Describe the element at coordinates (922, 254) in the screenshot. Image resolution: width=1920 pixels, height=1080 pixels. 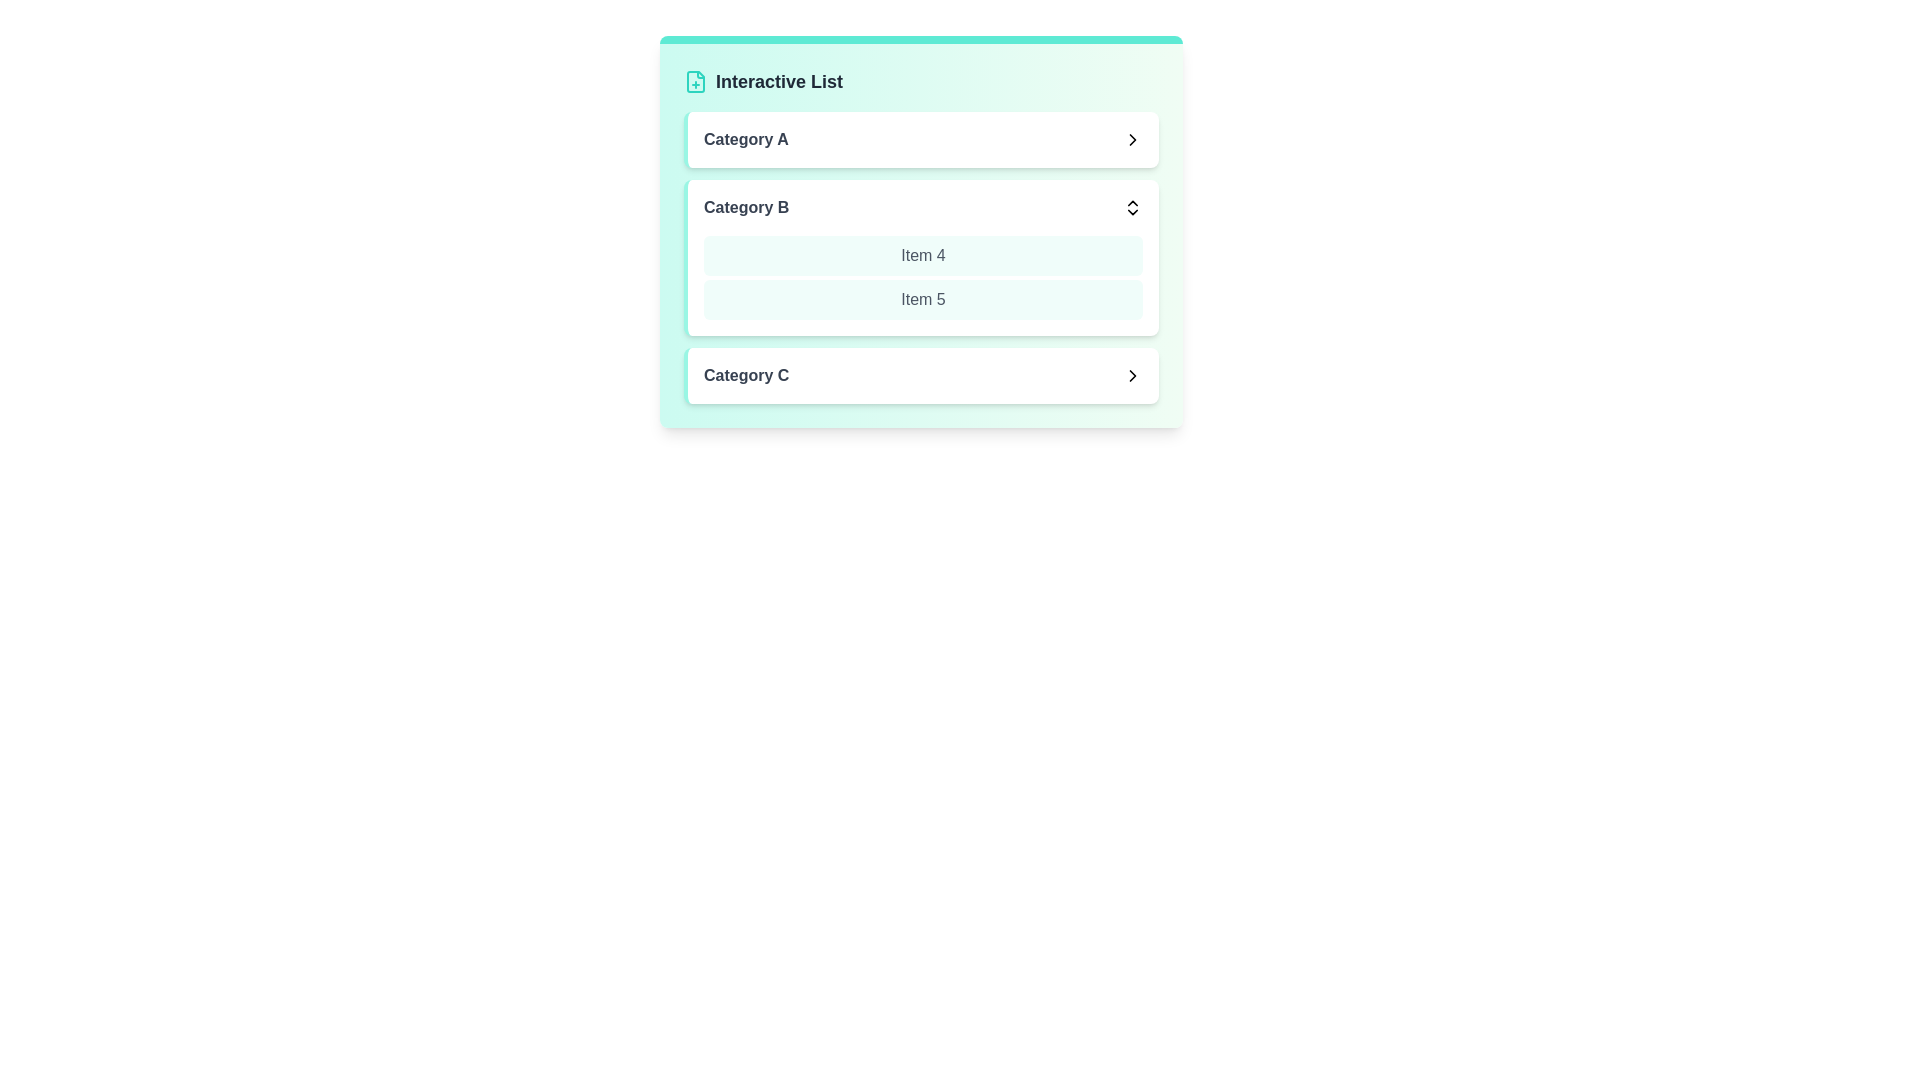
I see `the text of Item 4 for copying` at that location.